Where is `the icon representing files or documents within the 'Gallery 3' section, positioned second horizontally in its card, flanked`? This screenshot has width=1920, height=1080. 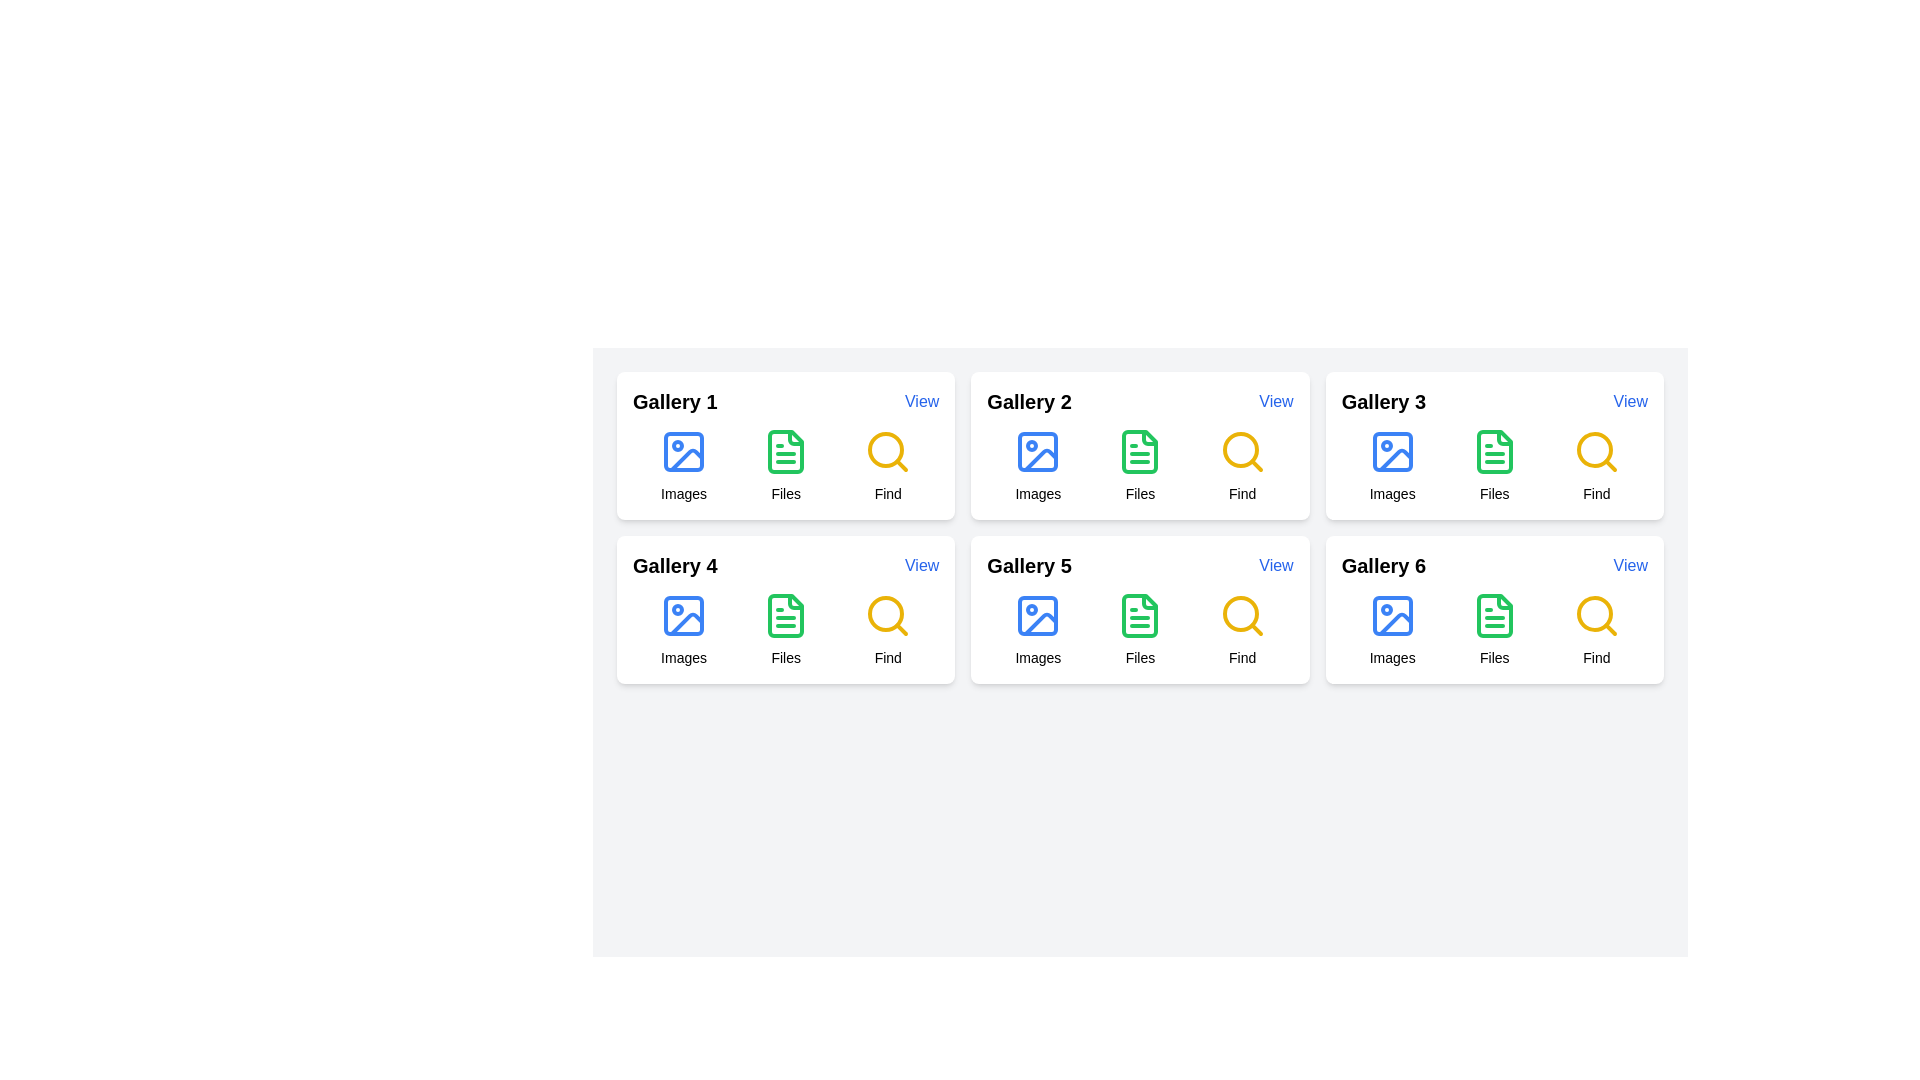 the icon representing files or documents within the 'Gallery 3' section, positioned second horizontally in its card, flanked is located at coordinates (1494, 615).